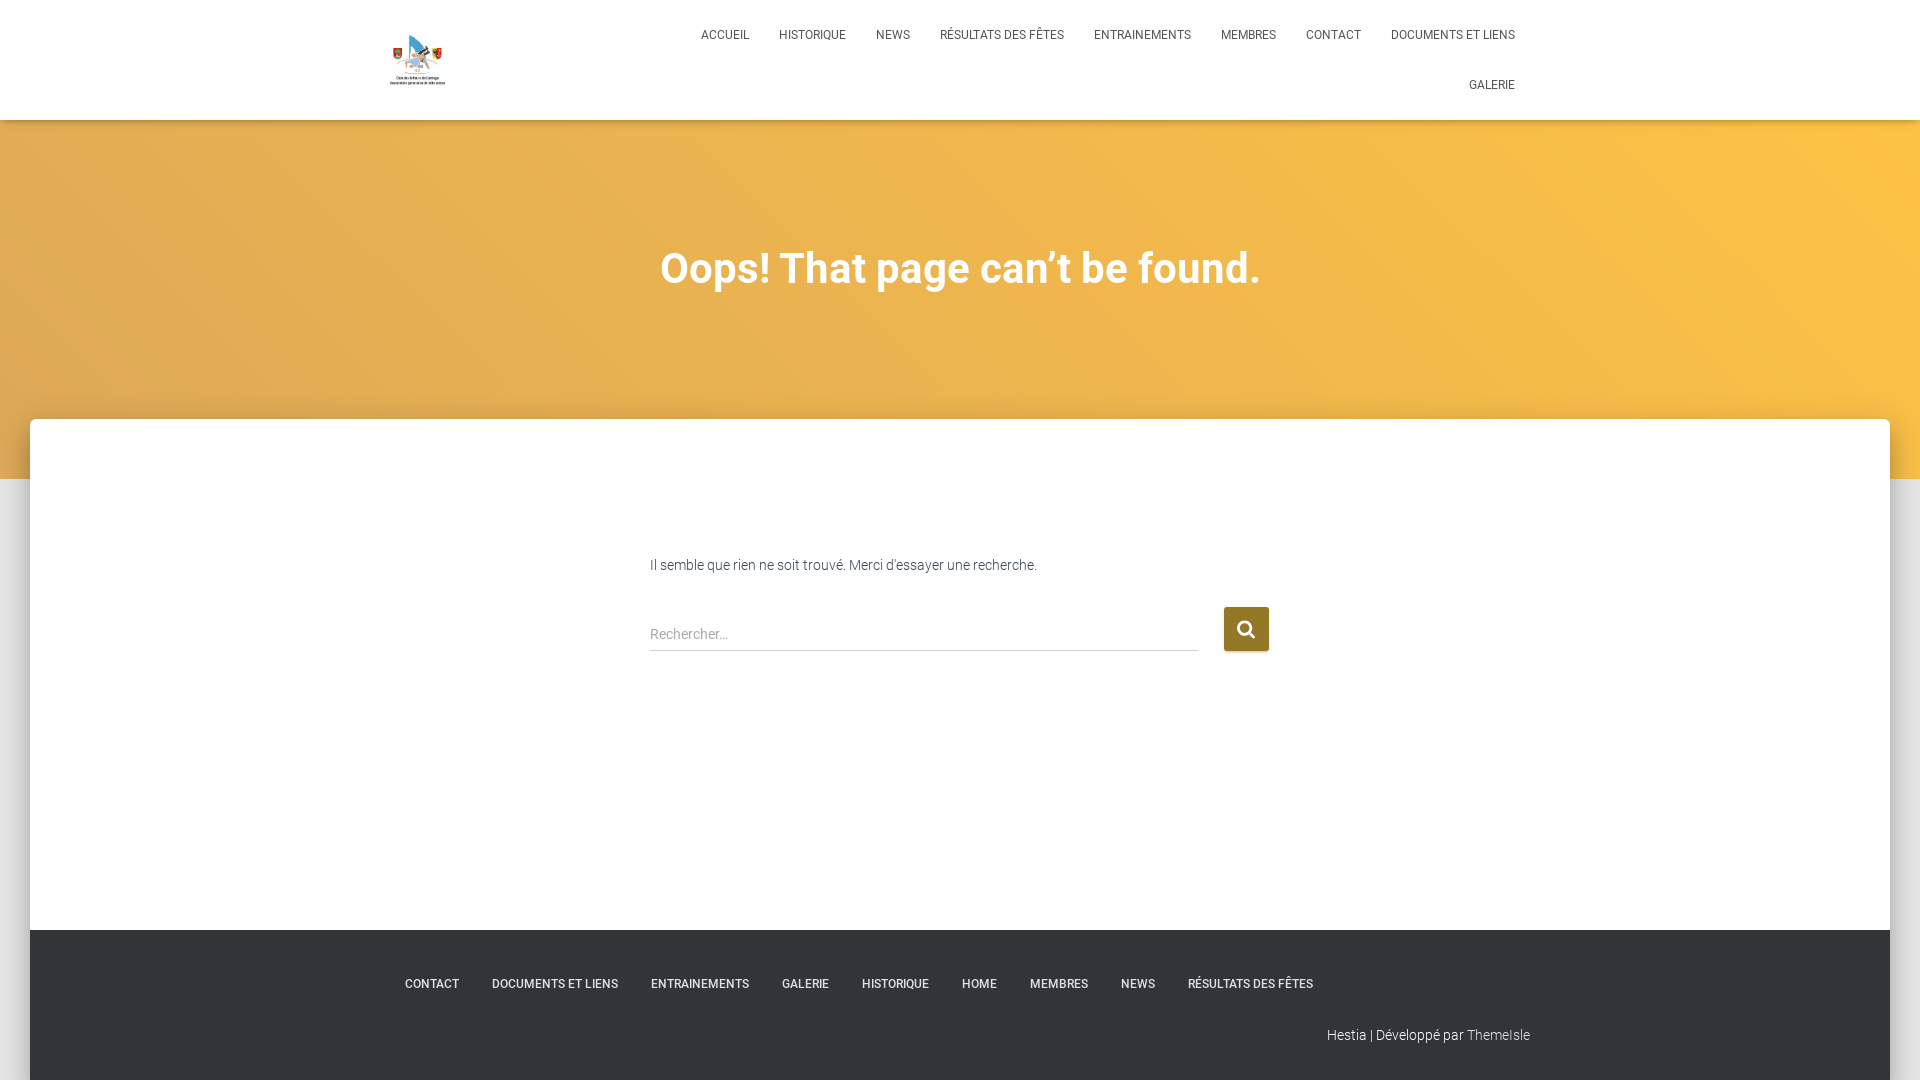 This screenshot has width=1920, height=1080. Describe the element at coordinates (979, 983) in the screenshot. I see `'HOME'` at that location.